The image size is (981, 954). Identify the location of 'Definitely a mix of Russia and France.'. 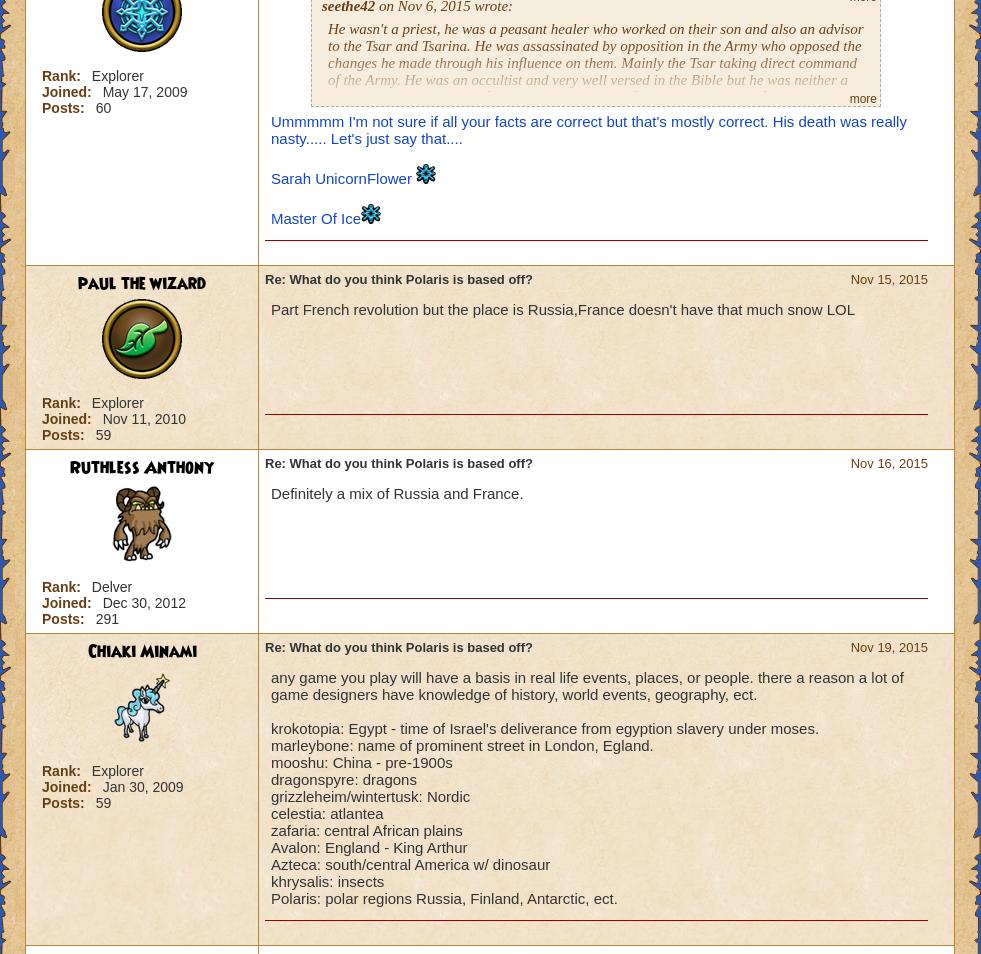
(269, 492).